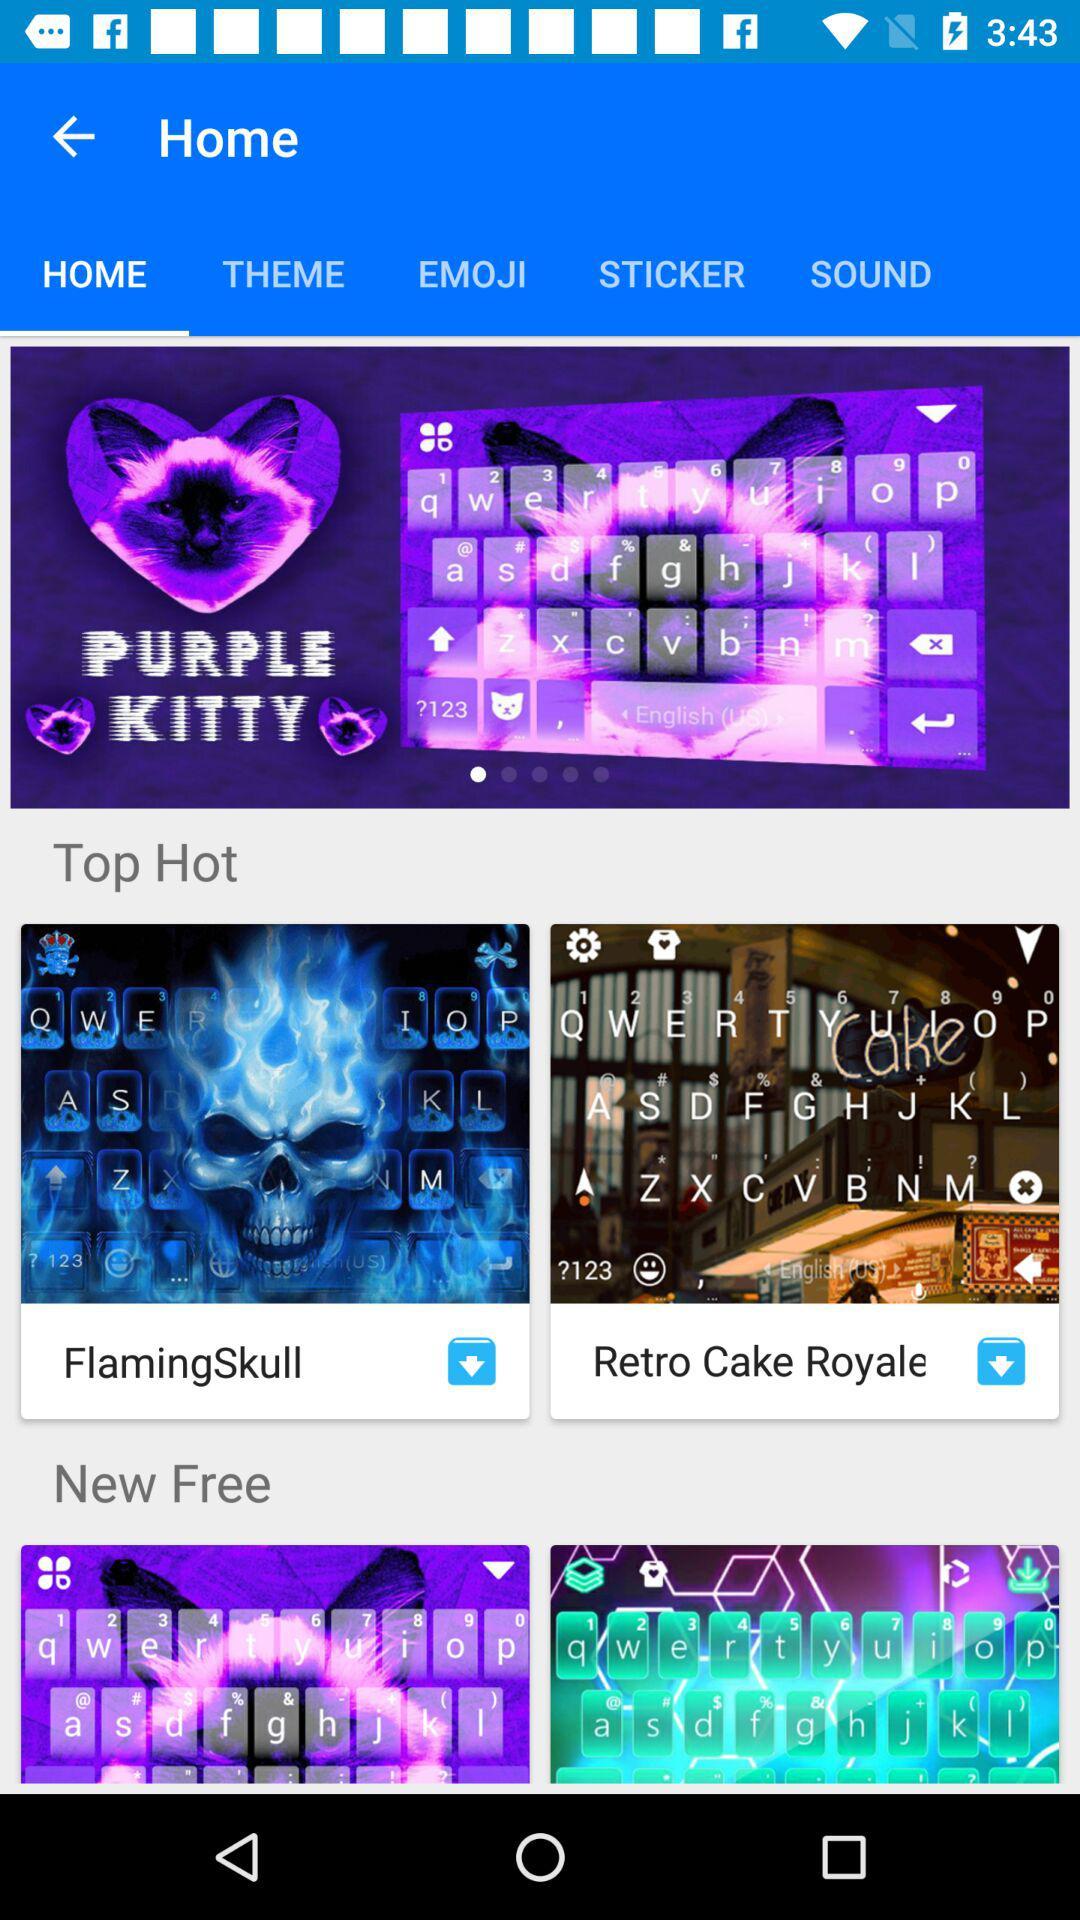 The image size is (1080, 1920). Describe the element at coordinates (72, 135) in the screenshot. I see `the item next to home app` at that location.